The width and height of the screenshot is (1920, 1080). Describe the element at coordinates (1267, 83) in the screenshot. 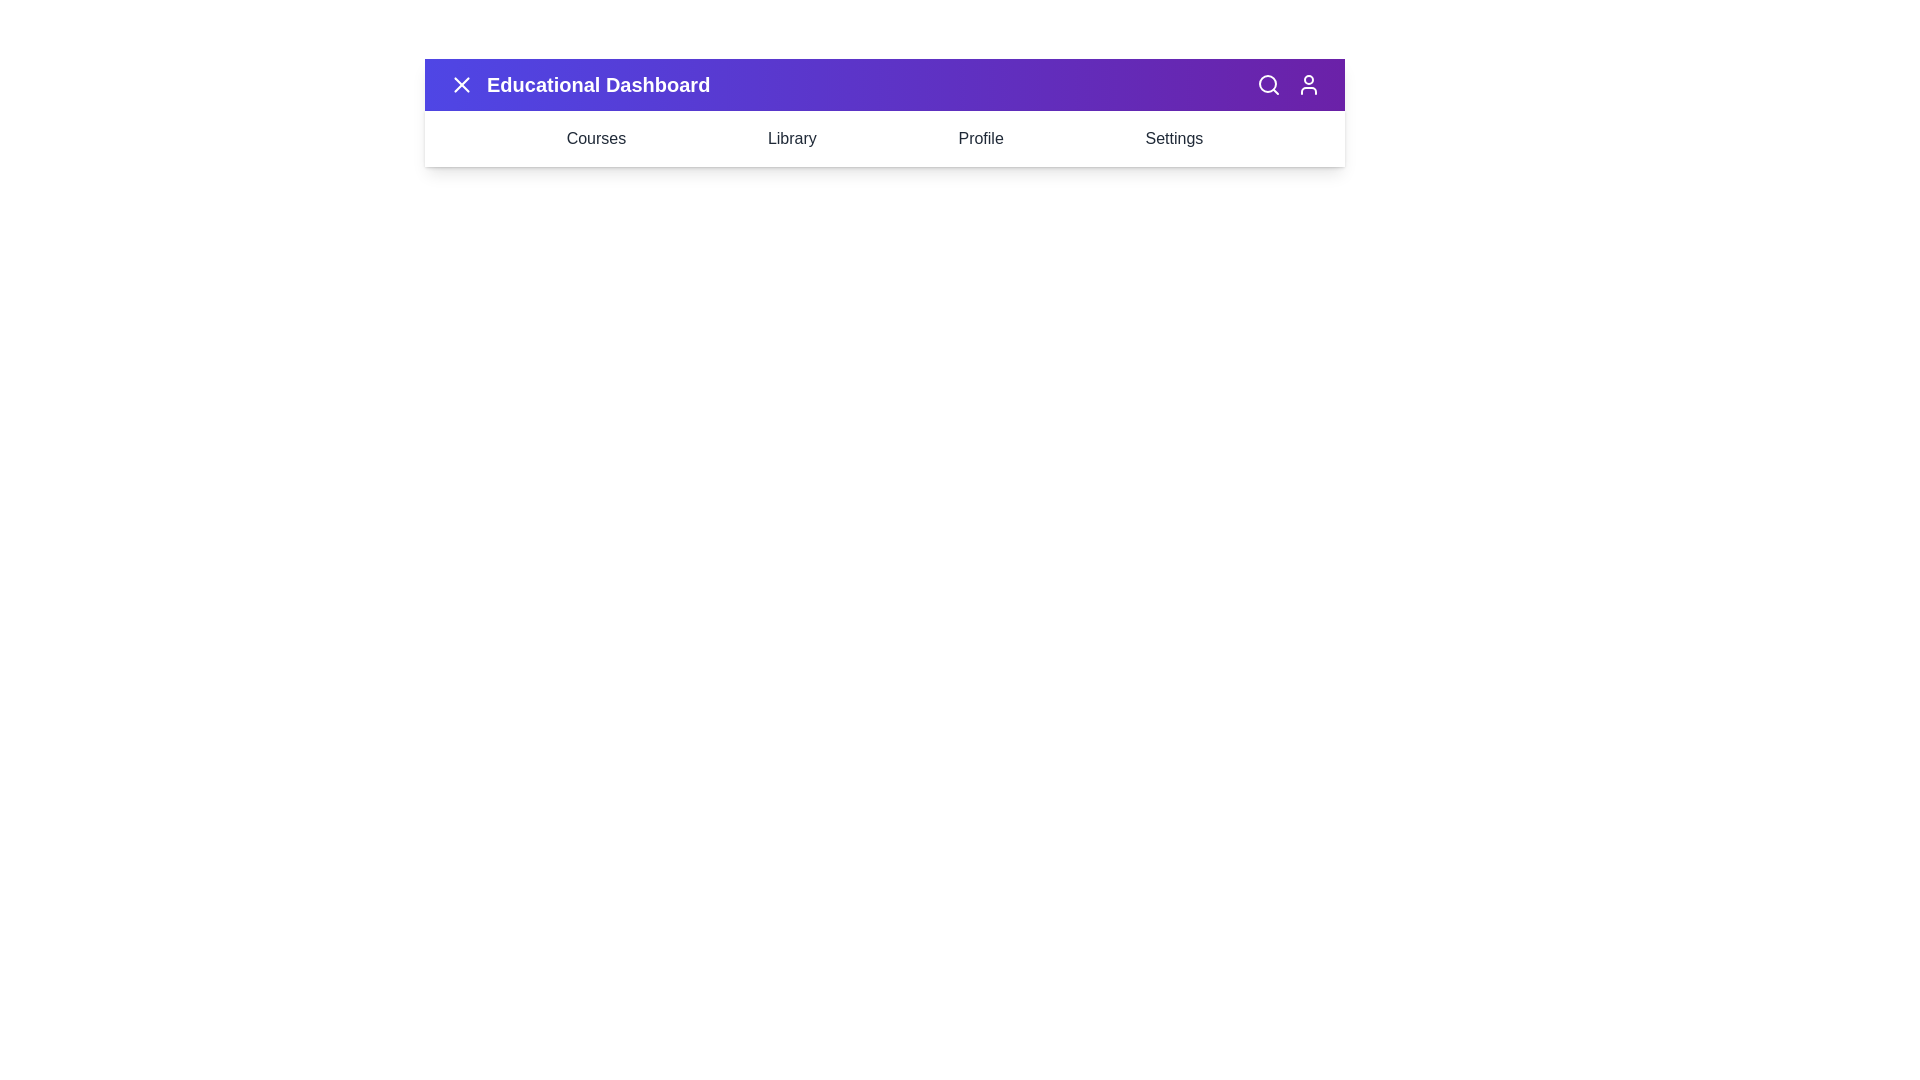

I see `the search icon in the top right corner of the dashboard bar` at that location.